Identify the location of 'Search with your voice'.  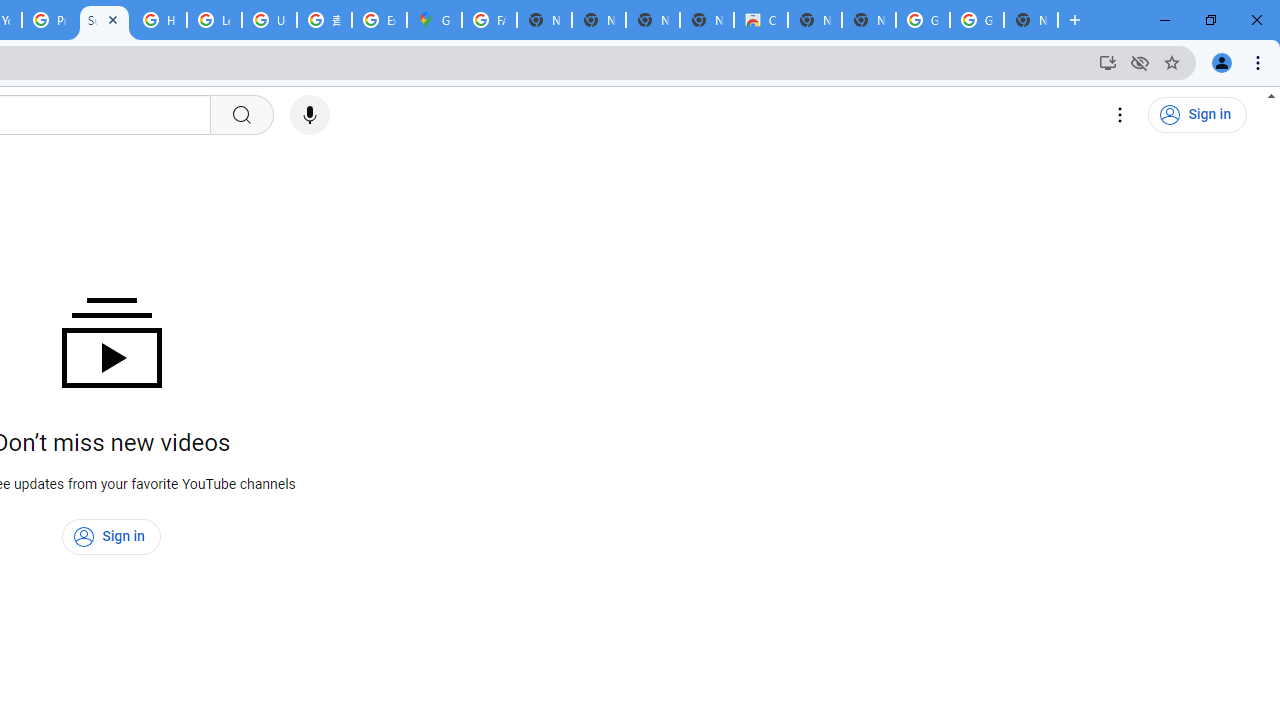
(308, 115).